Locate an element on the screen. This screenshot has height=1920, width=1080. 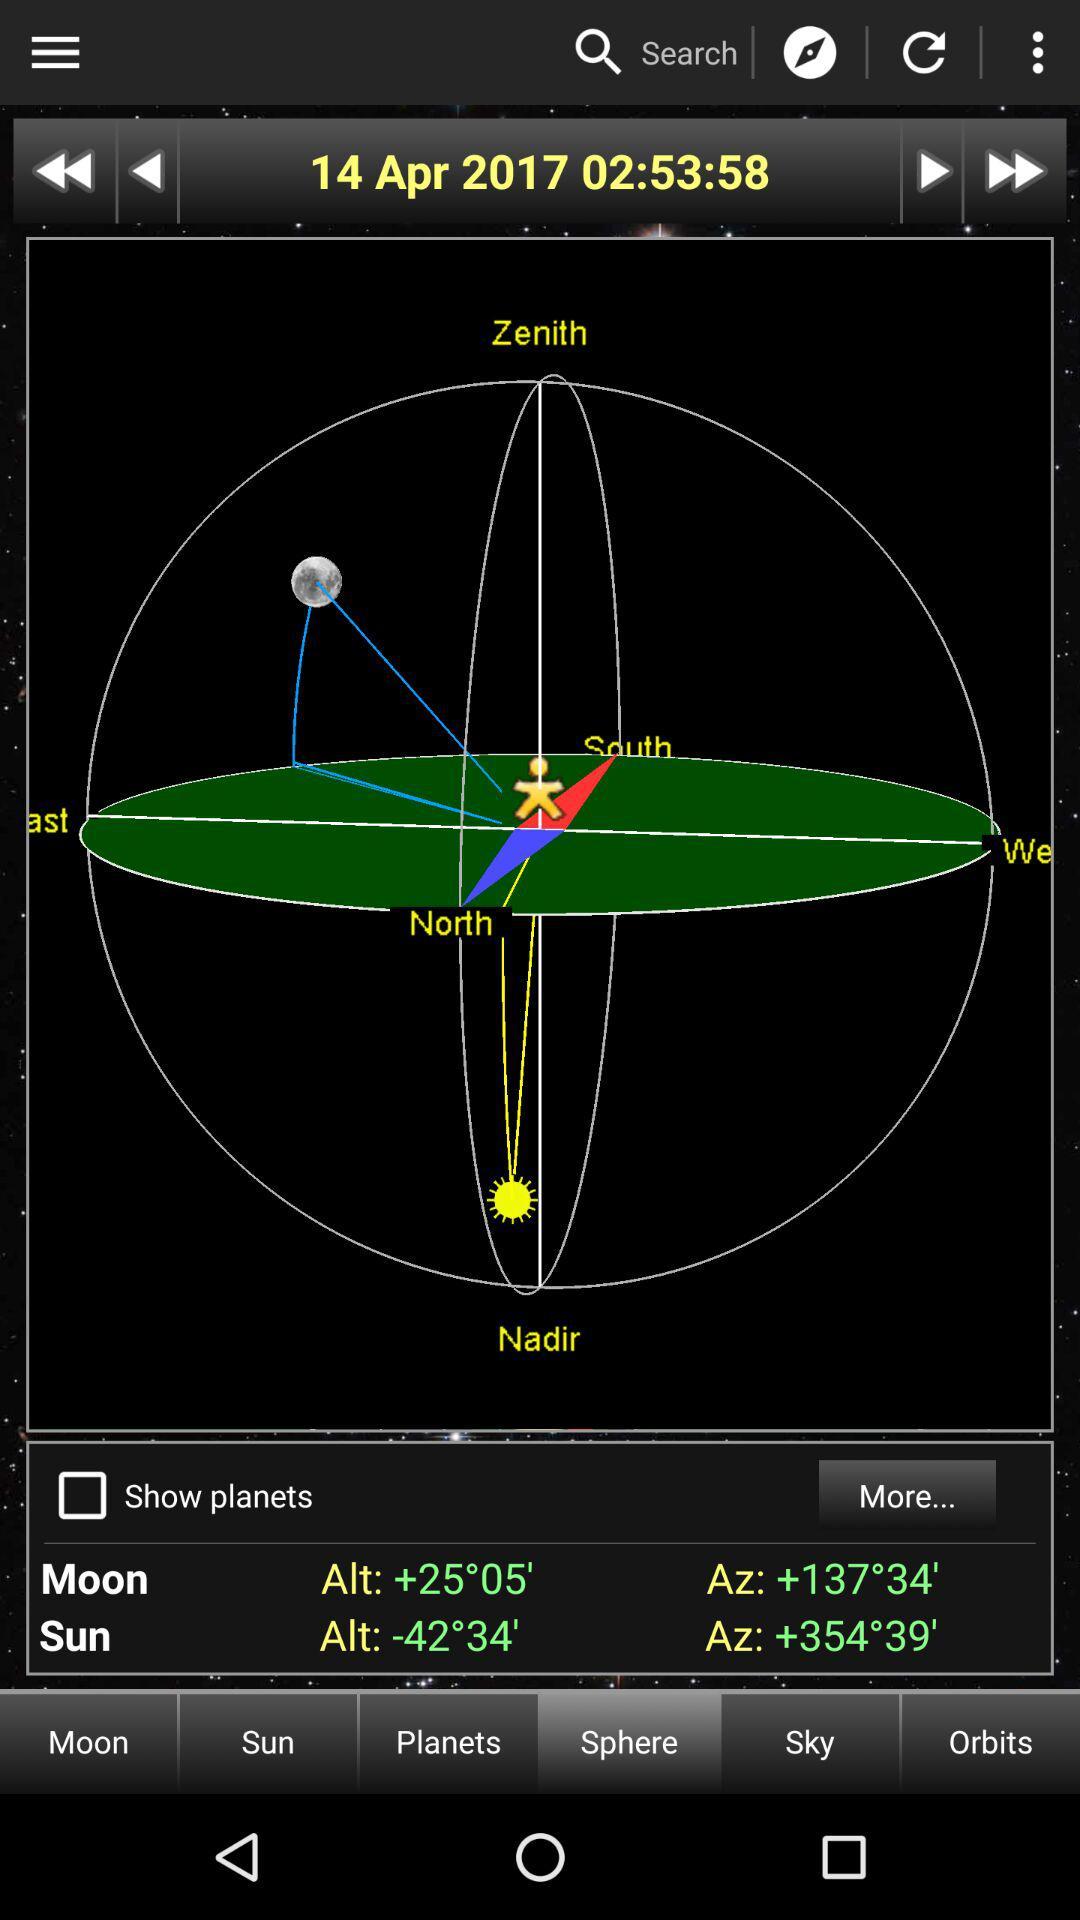
show planets is located at coordinates (81, 1495).